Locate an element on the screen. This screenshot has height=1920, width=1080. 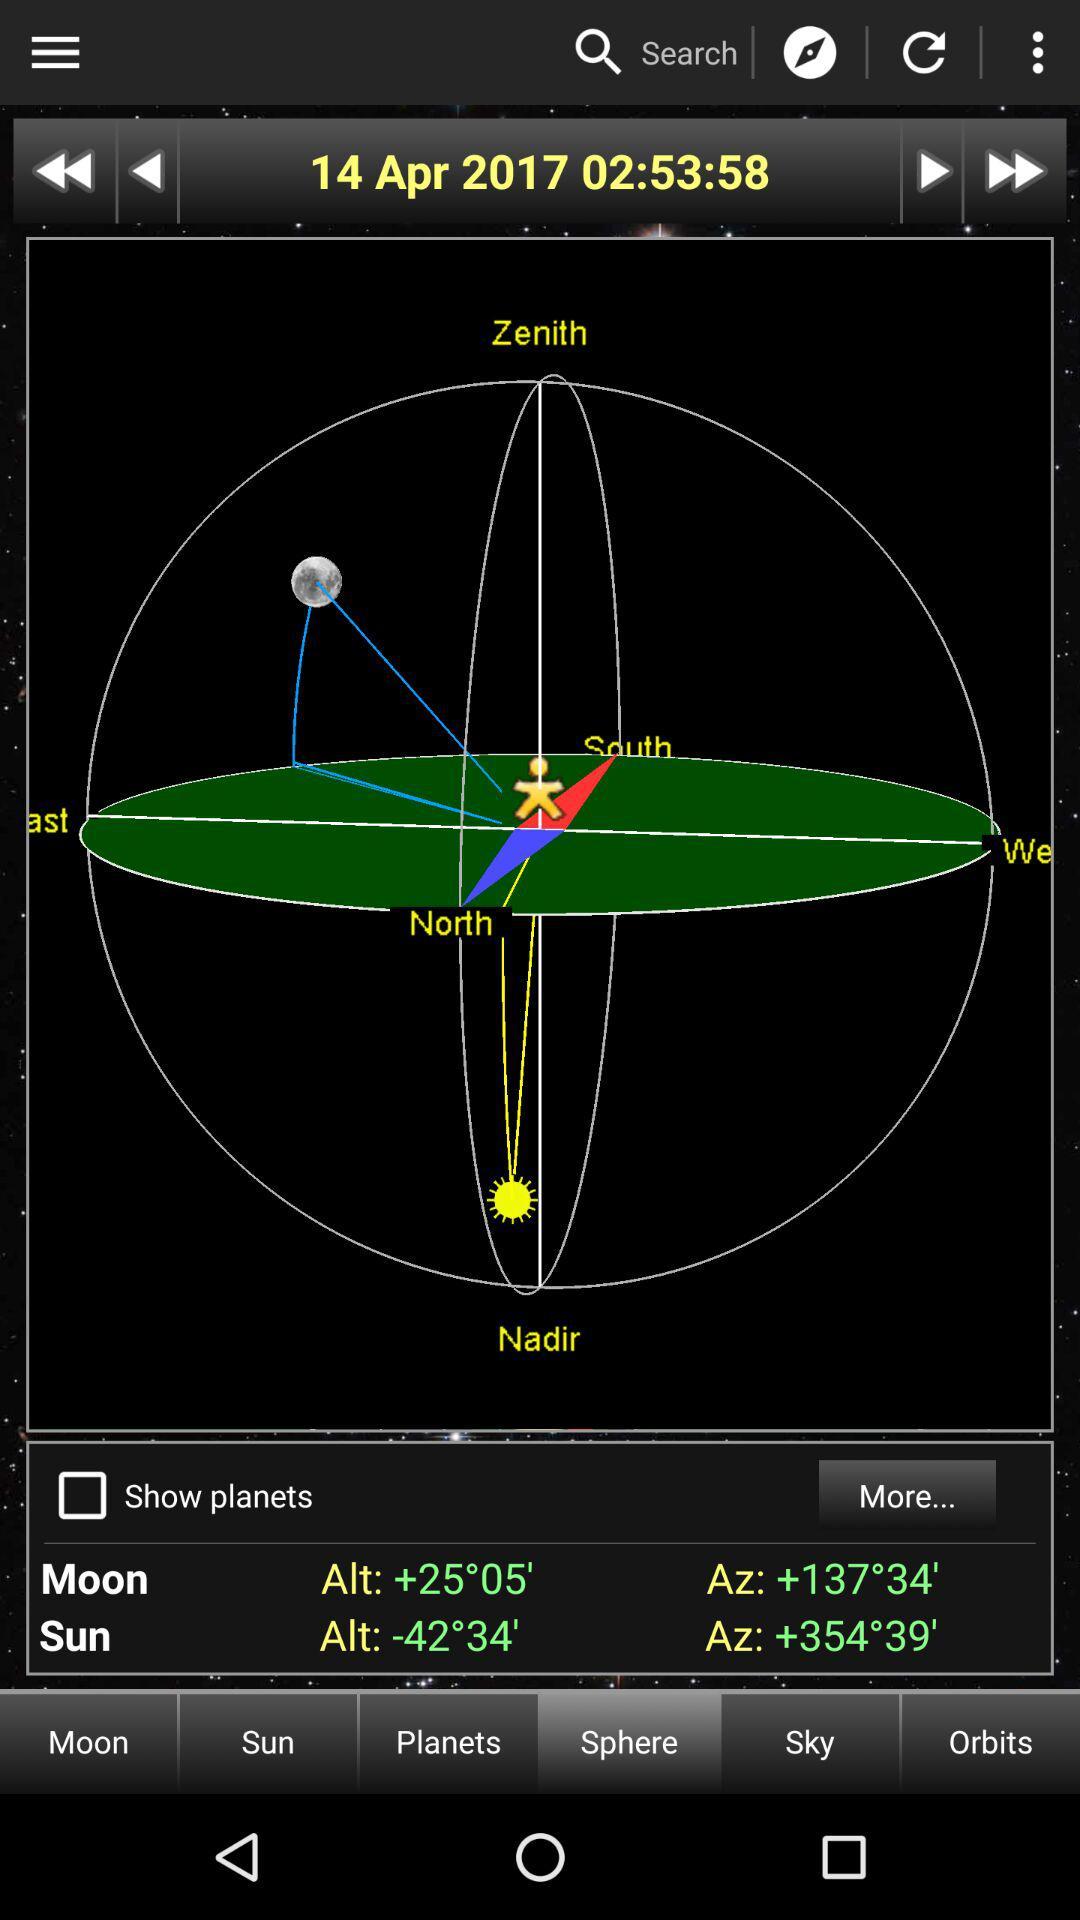
show planets is located at coordinates (81, 1495).